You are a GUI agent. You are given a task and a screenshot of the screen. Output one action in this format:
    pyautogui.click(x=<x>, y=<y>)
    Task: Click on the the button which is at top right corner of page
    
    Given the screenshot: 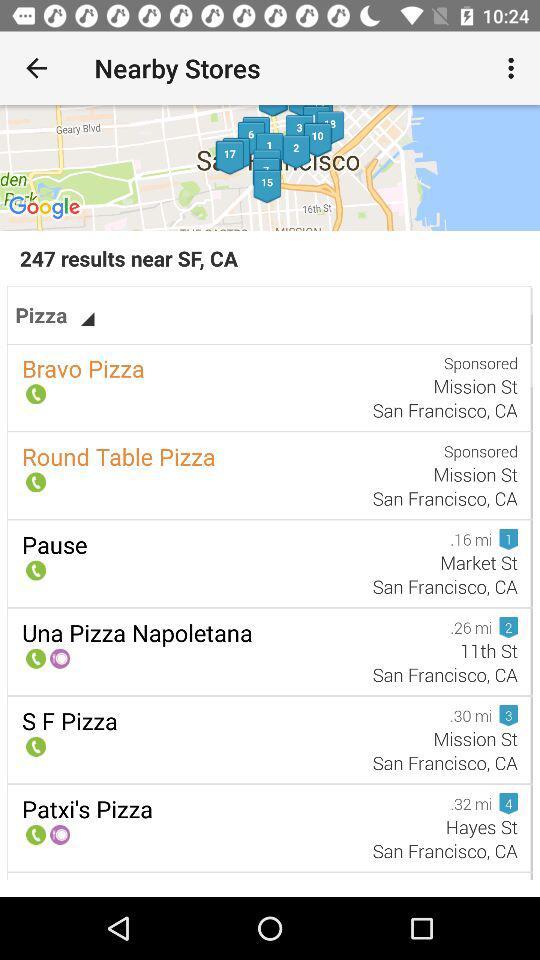 What is the action you would take?
    pyautogui.click(x=514, y=68)
    